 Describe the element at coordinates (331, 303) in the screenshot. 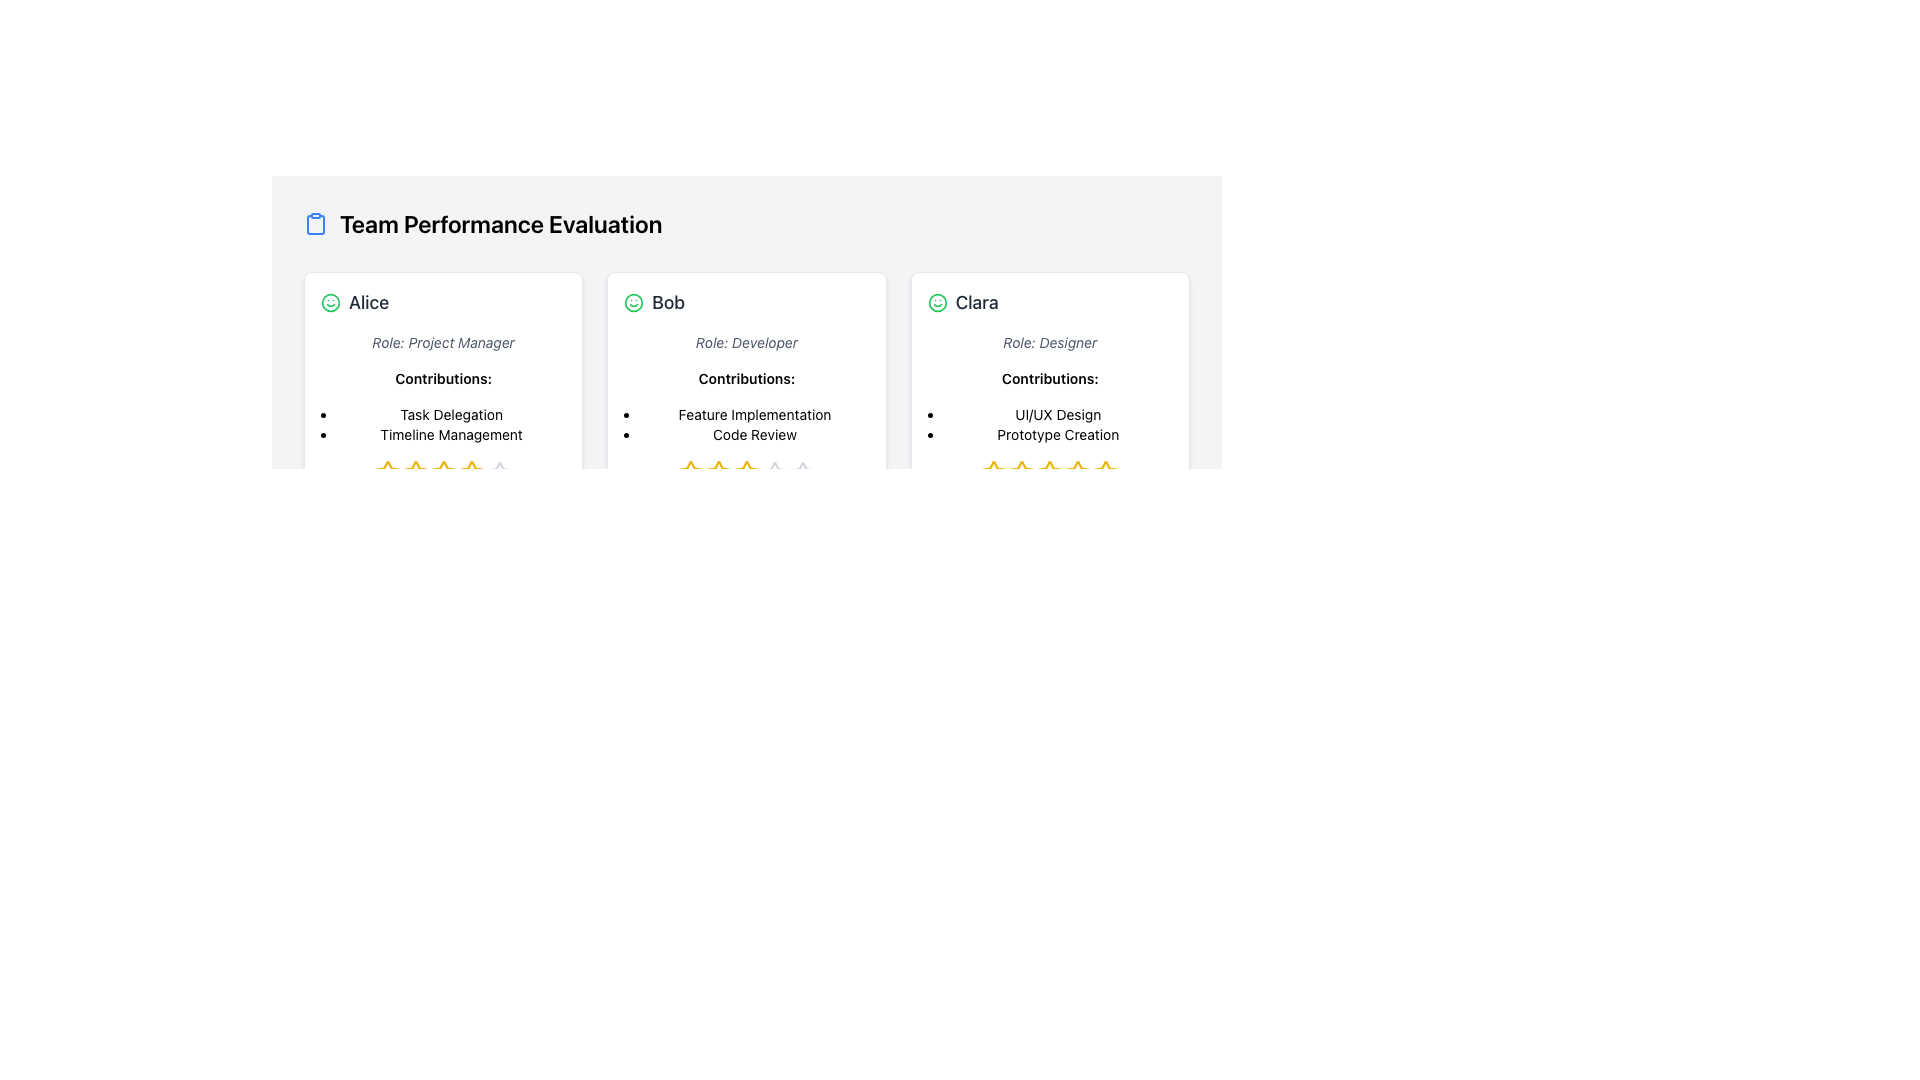

I see `the small circular icon with a green outline and a smiling face, located to the left of the name 'Alice' in the panel dedicated to her` at that location.